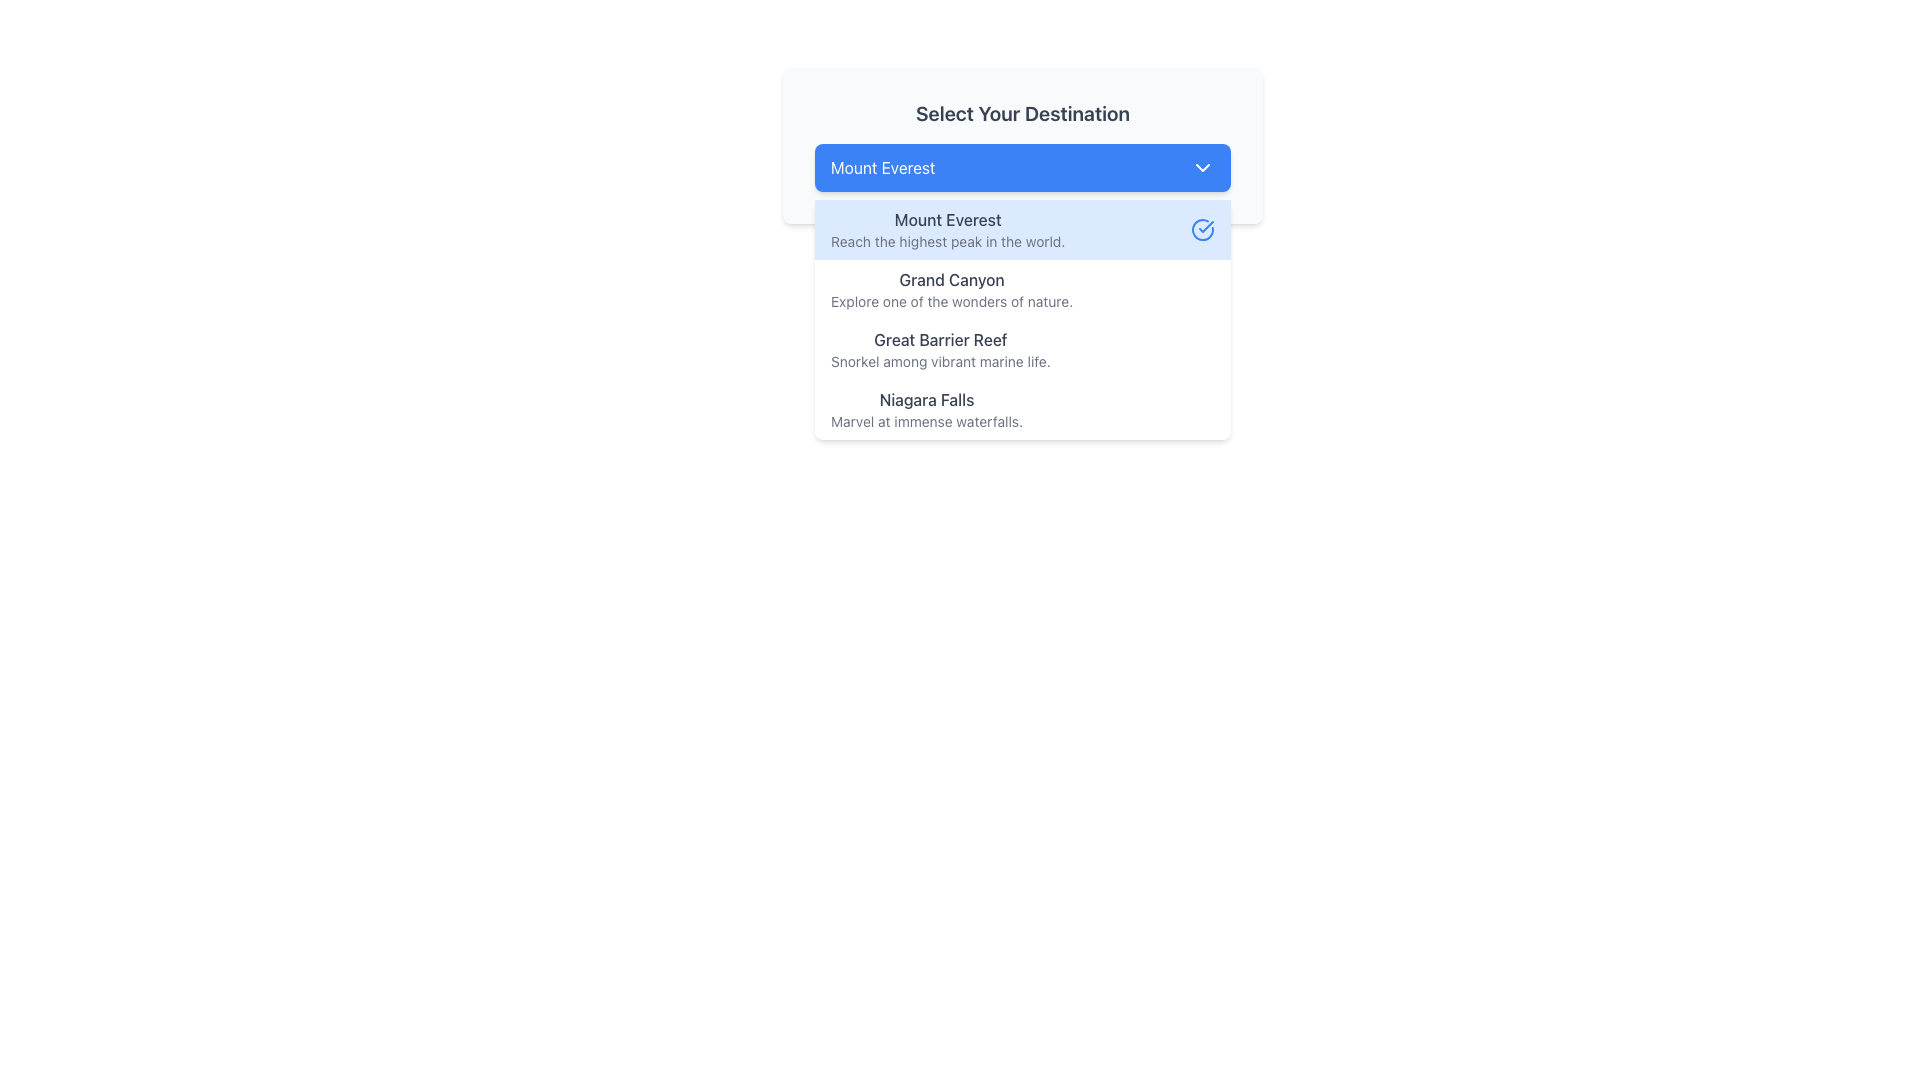 The width and height of the screenshot is (1920, 1080). What do you see at coordinates (951, 280) in the screenshot?
I see `text label displaying 'Grand Canyon' in the dropdown menu, which is the first selectable option beneath 'Mount Everest'` at bounding box center [951, 280].